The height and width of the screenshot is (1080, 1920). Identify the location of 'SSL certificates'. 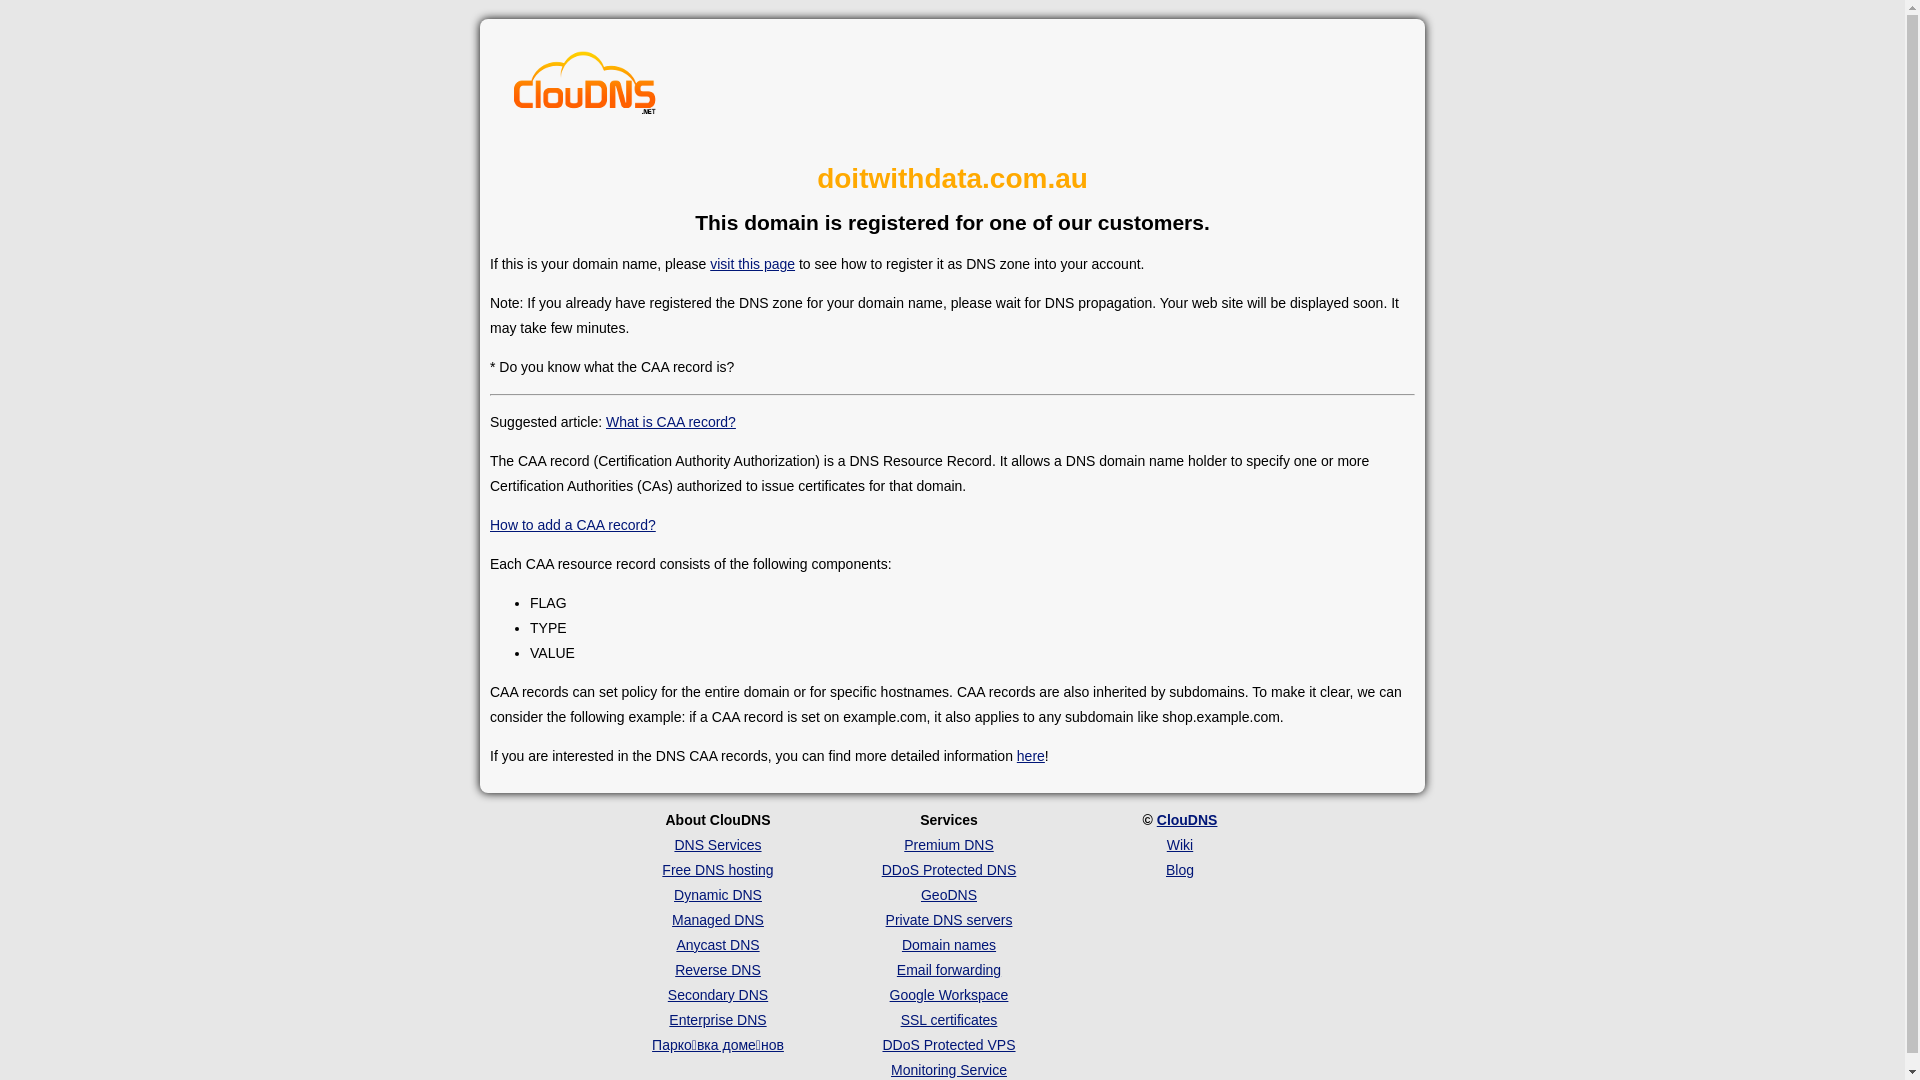
(900, 1019).